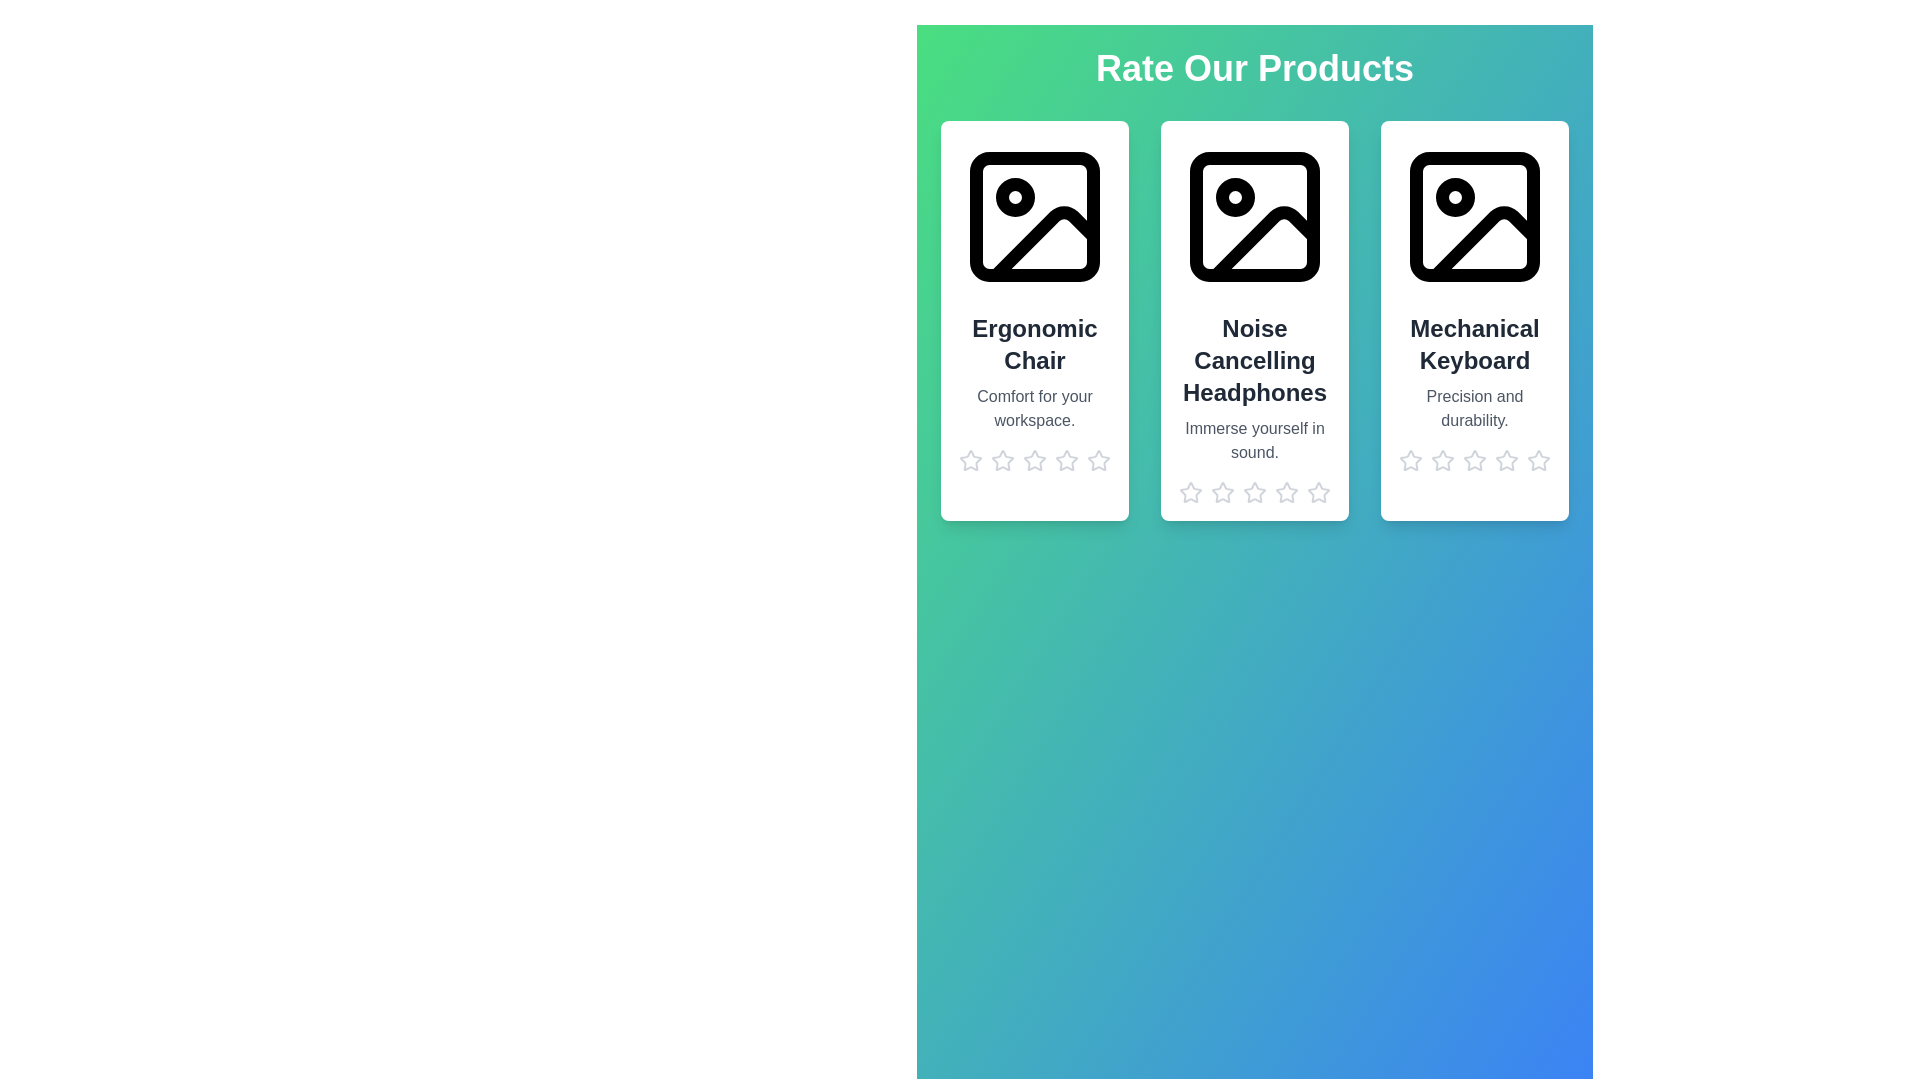  Describe the element at coordinates (1474, 407) in the screenshot. I see `the description of the product Mechanical Keyboard` at that location.